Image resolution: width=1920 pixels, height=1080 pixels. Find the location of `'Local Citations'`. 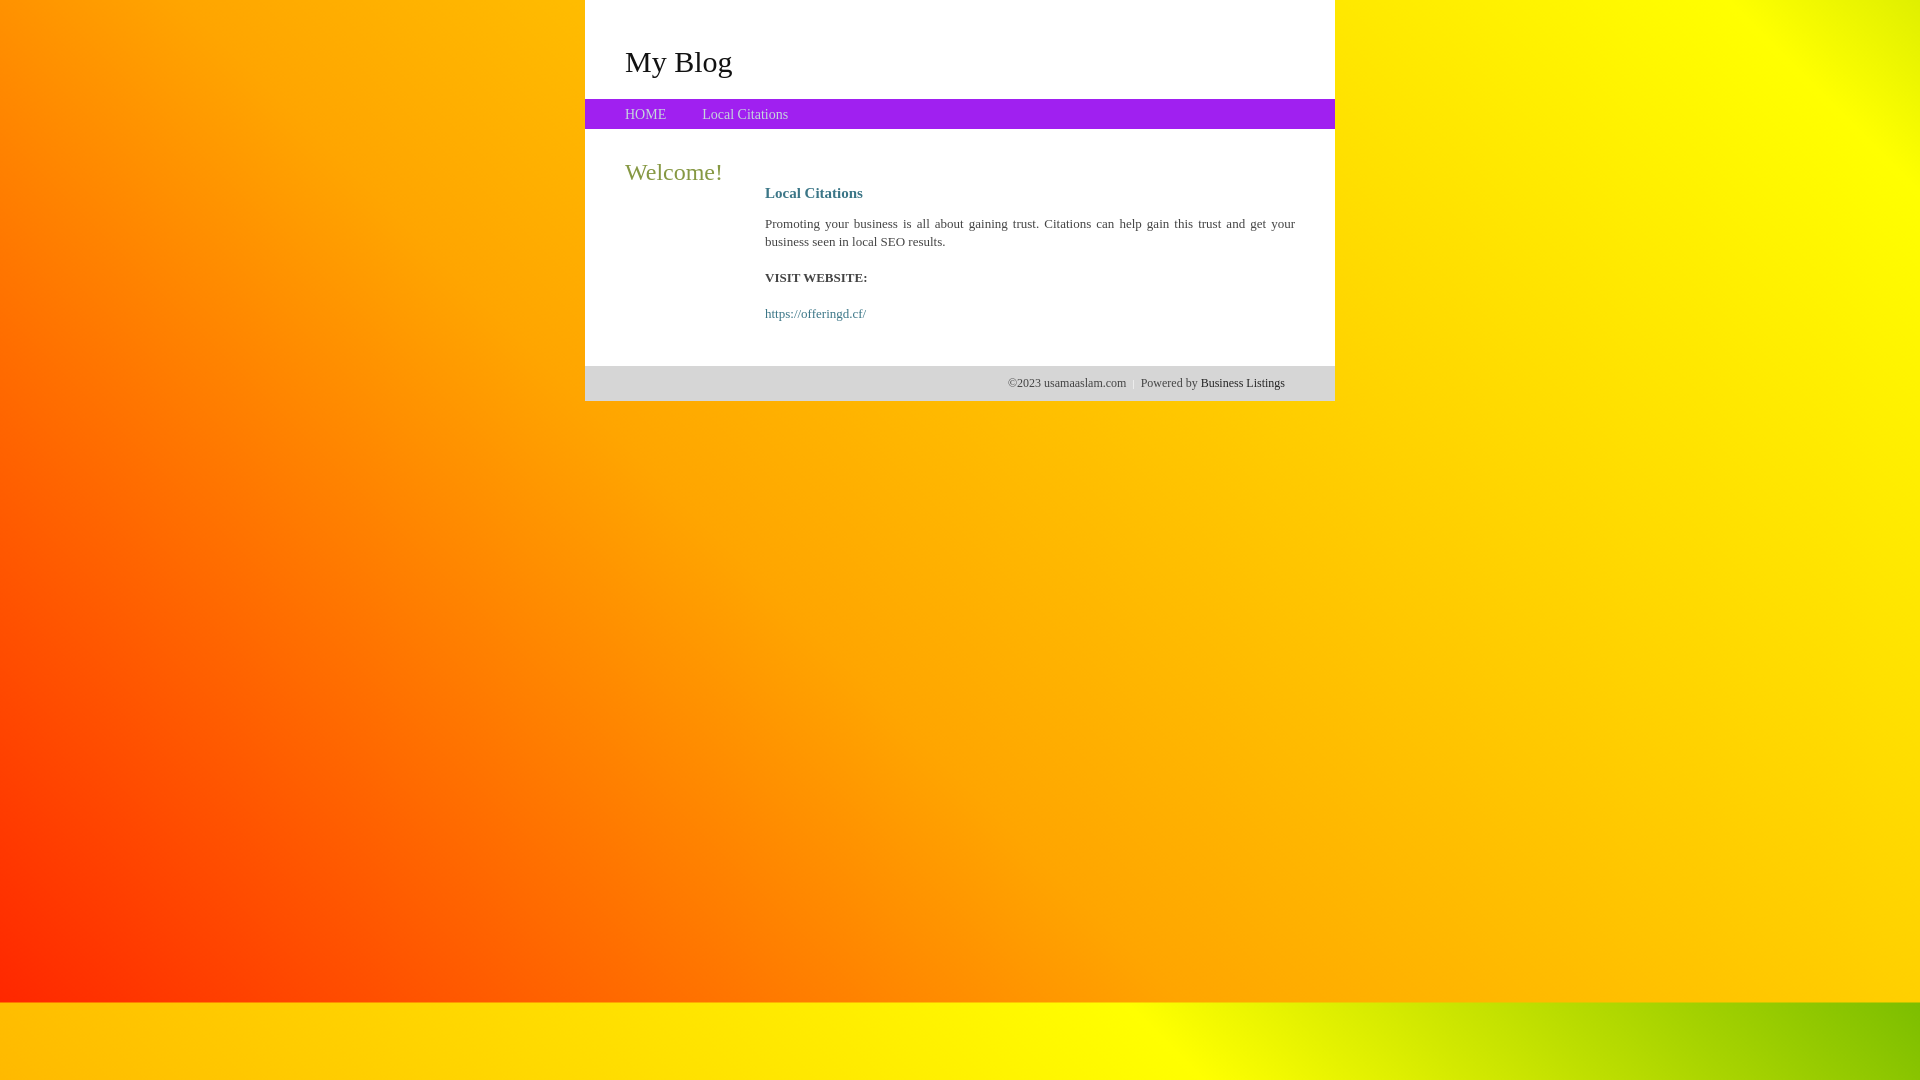

'Local Citations' is located at coordinates (743, 114).